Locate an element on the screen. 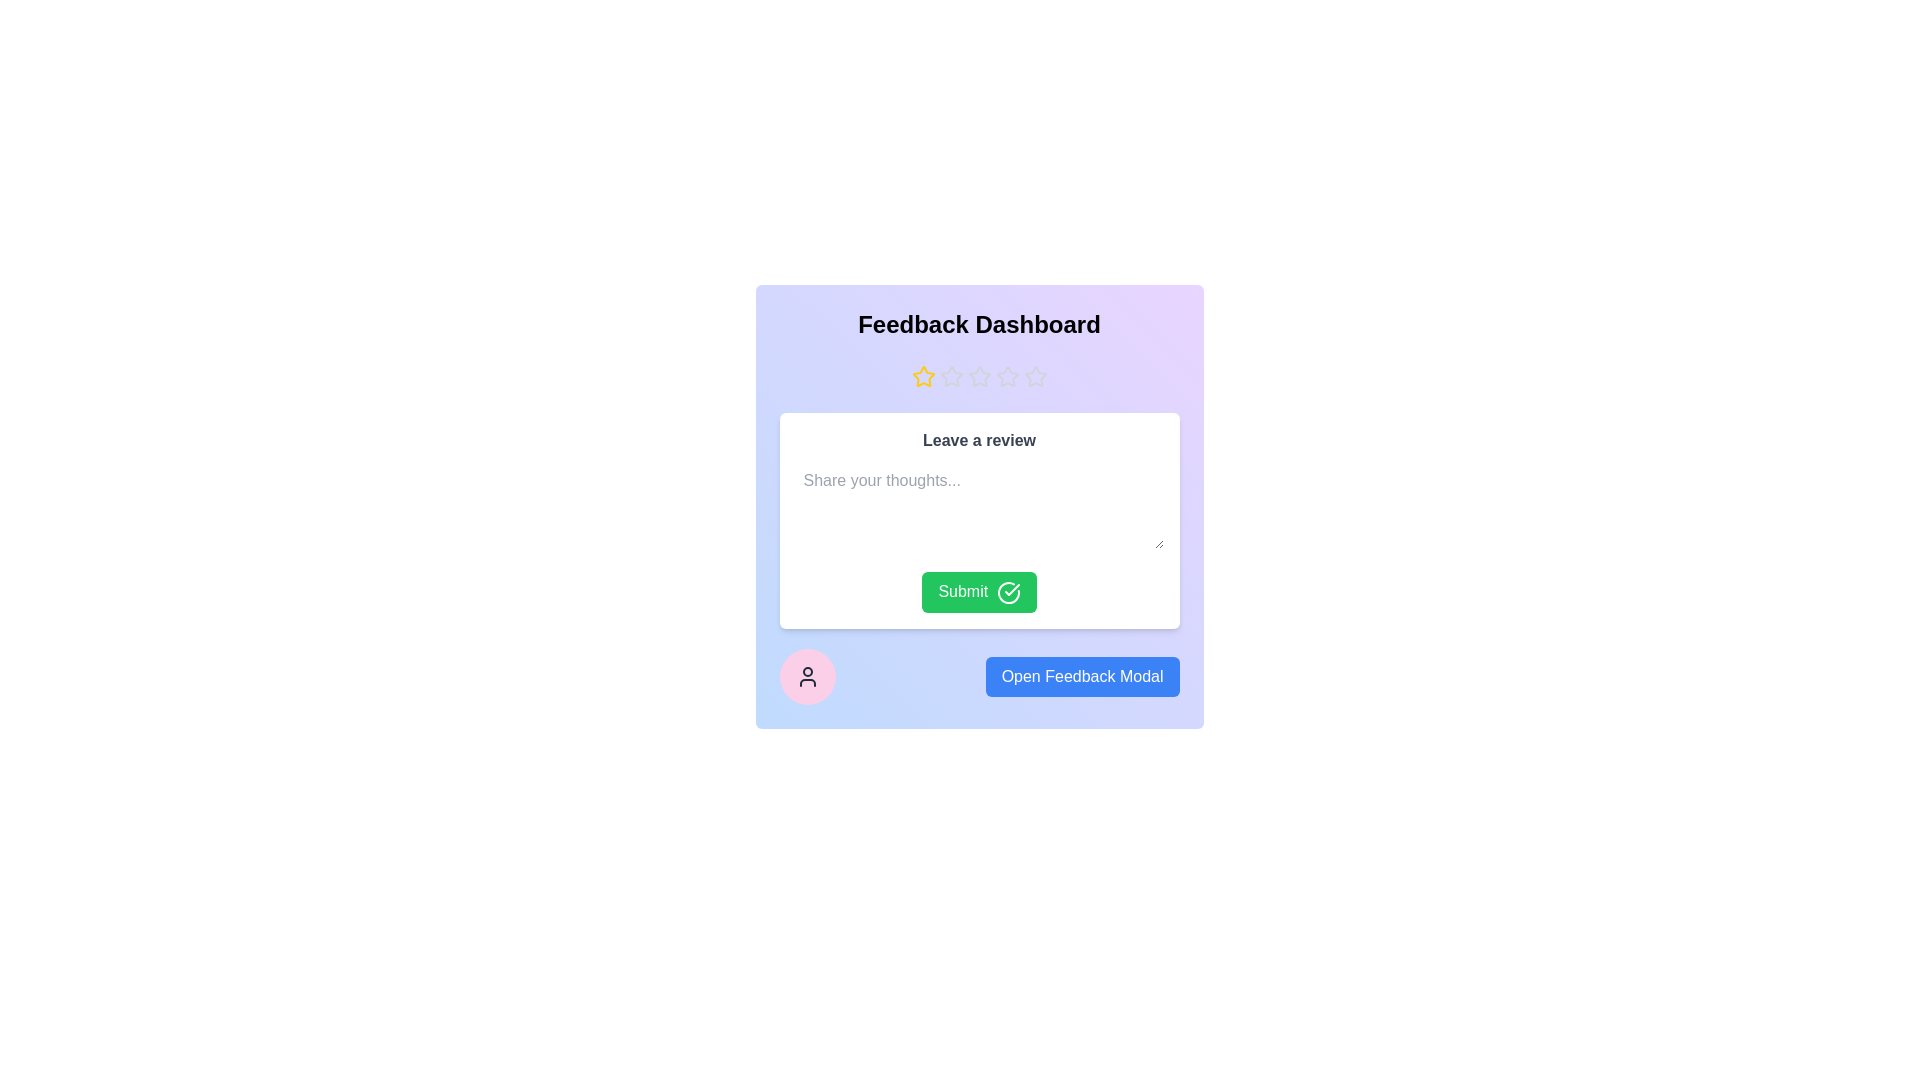 The image size is (1920, 1080). the circular SVG component forming part of the check icon located to the right of the 'Submit' button label in the feedback form is located at coordinates (1008, 591).